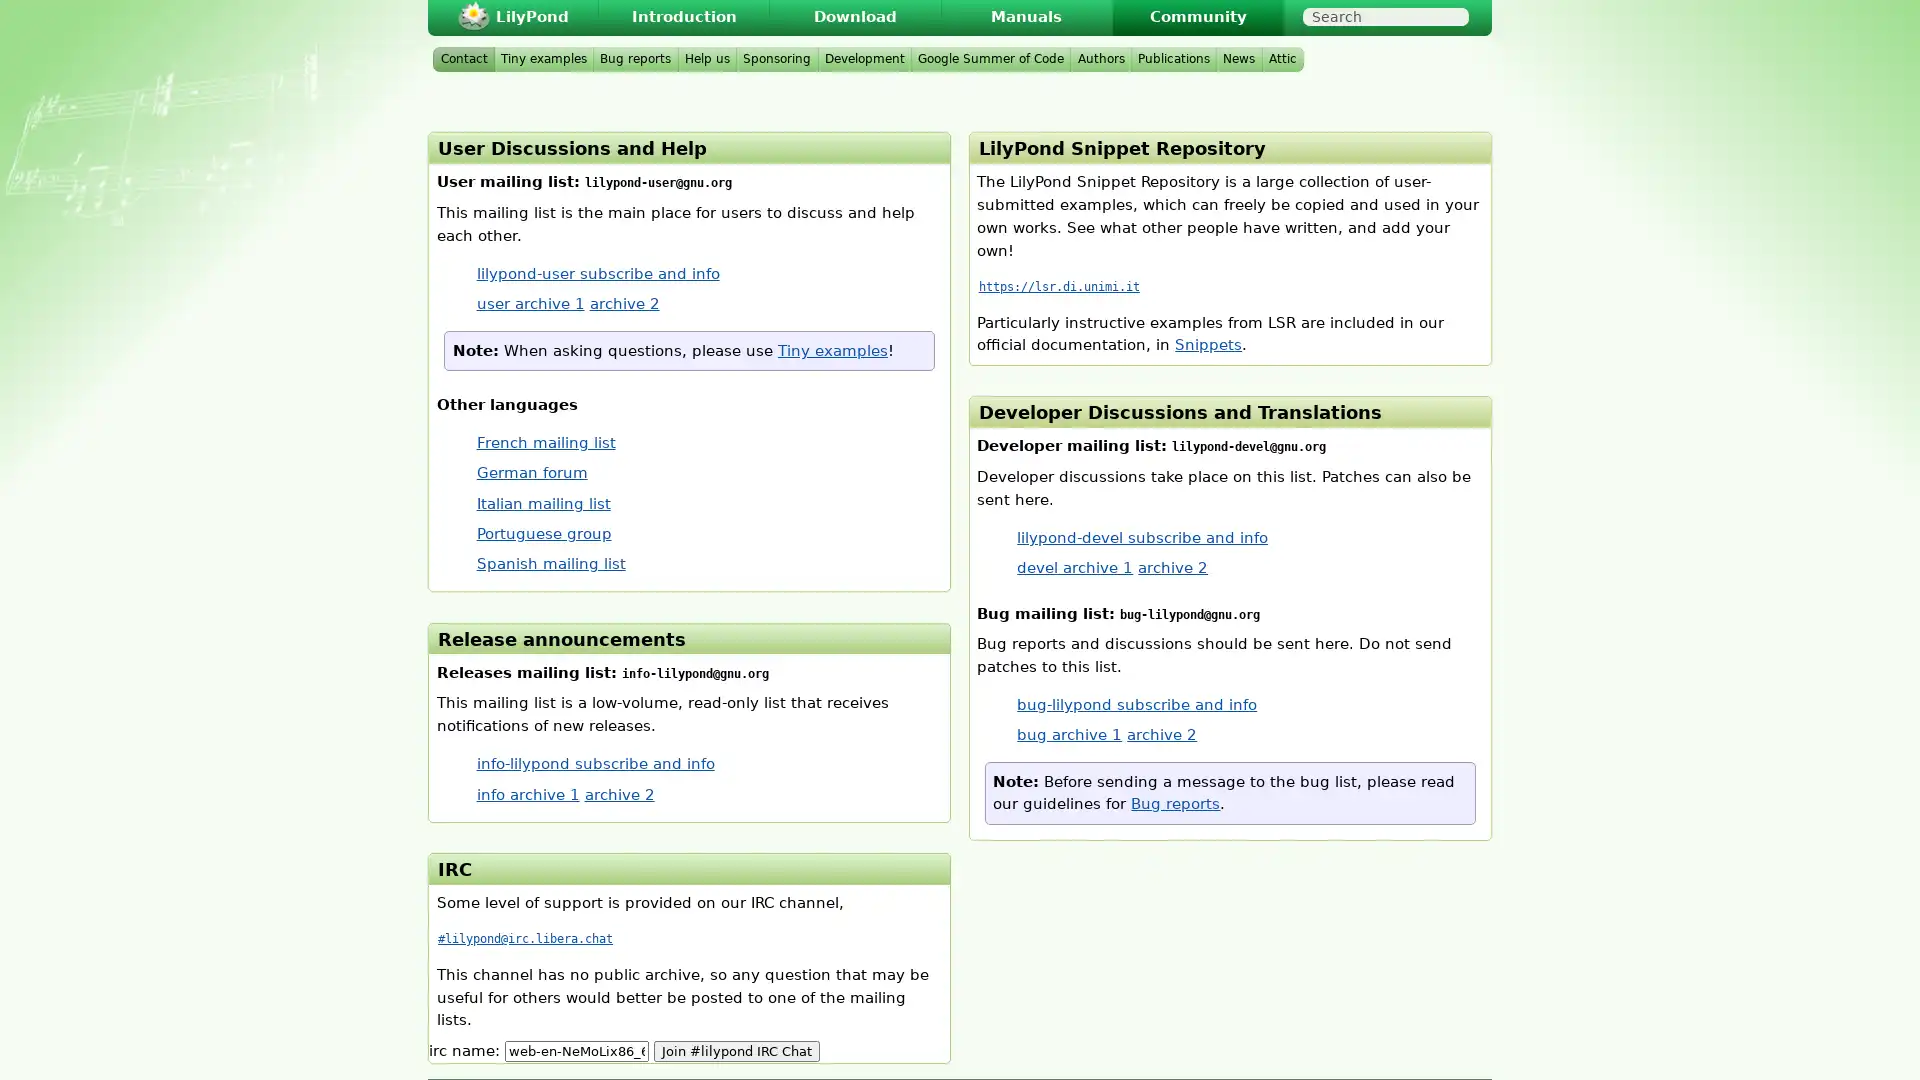 The image size is (1920, 1080). Describe the element at coordinates (736, 1049) in the screenshot. I see `Join #lilypond IRC Chat` at that location.